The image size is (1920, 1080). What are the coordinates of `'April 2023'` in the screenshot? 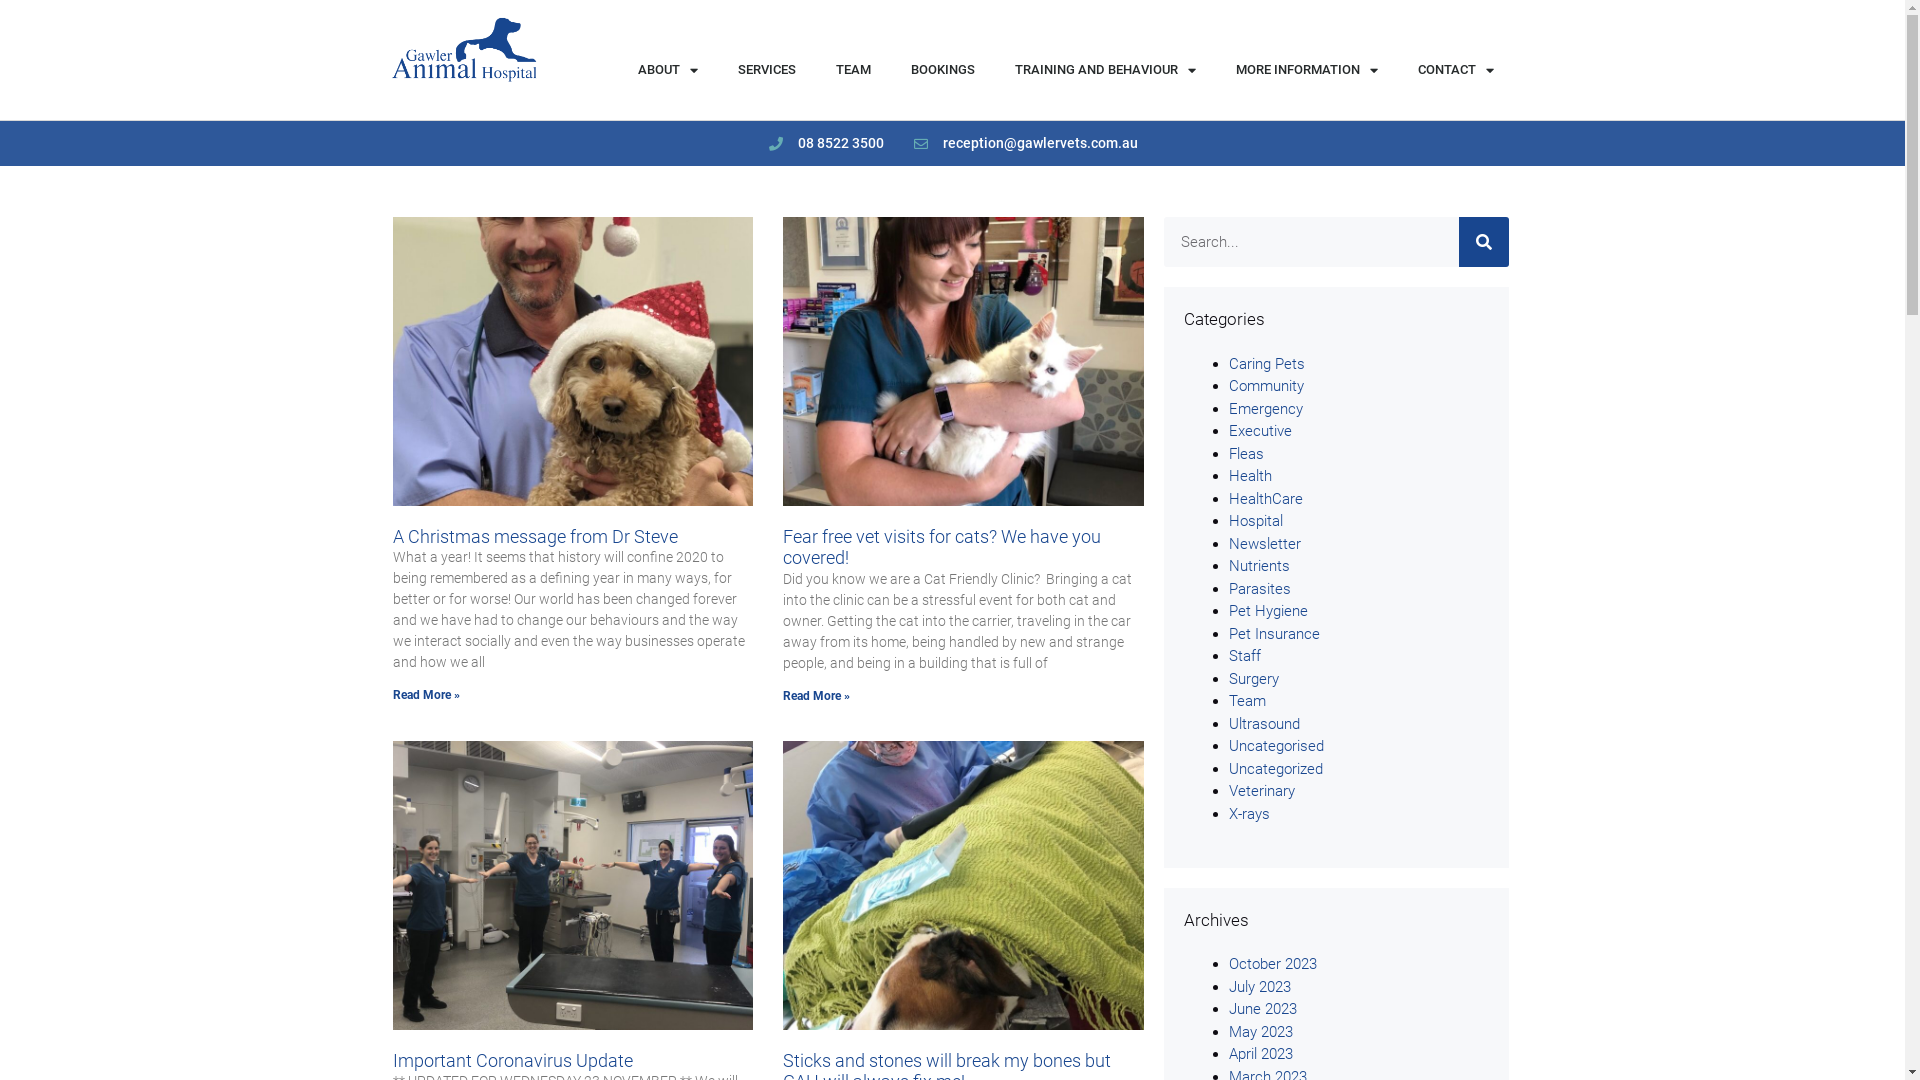 It's located at (1260, 1052).